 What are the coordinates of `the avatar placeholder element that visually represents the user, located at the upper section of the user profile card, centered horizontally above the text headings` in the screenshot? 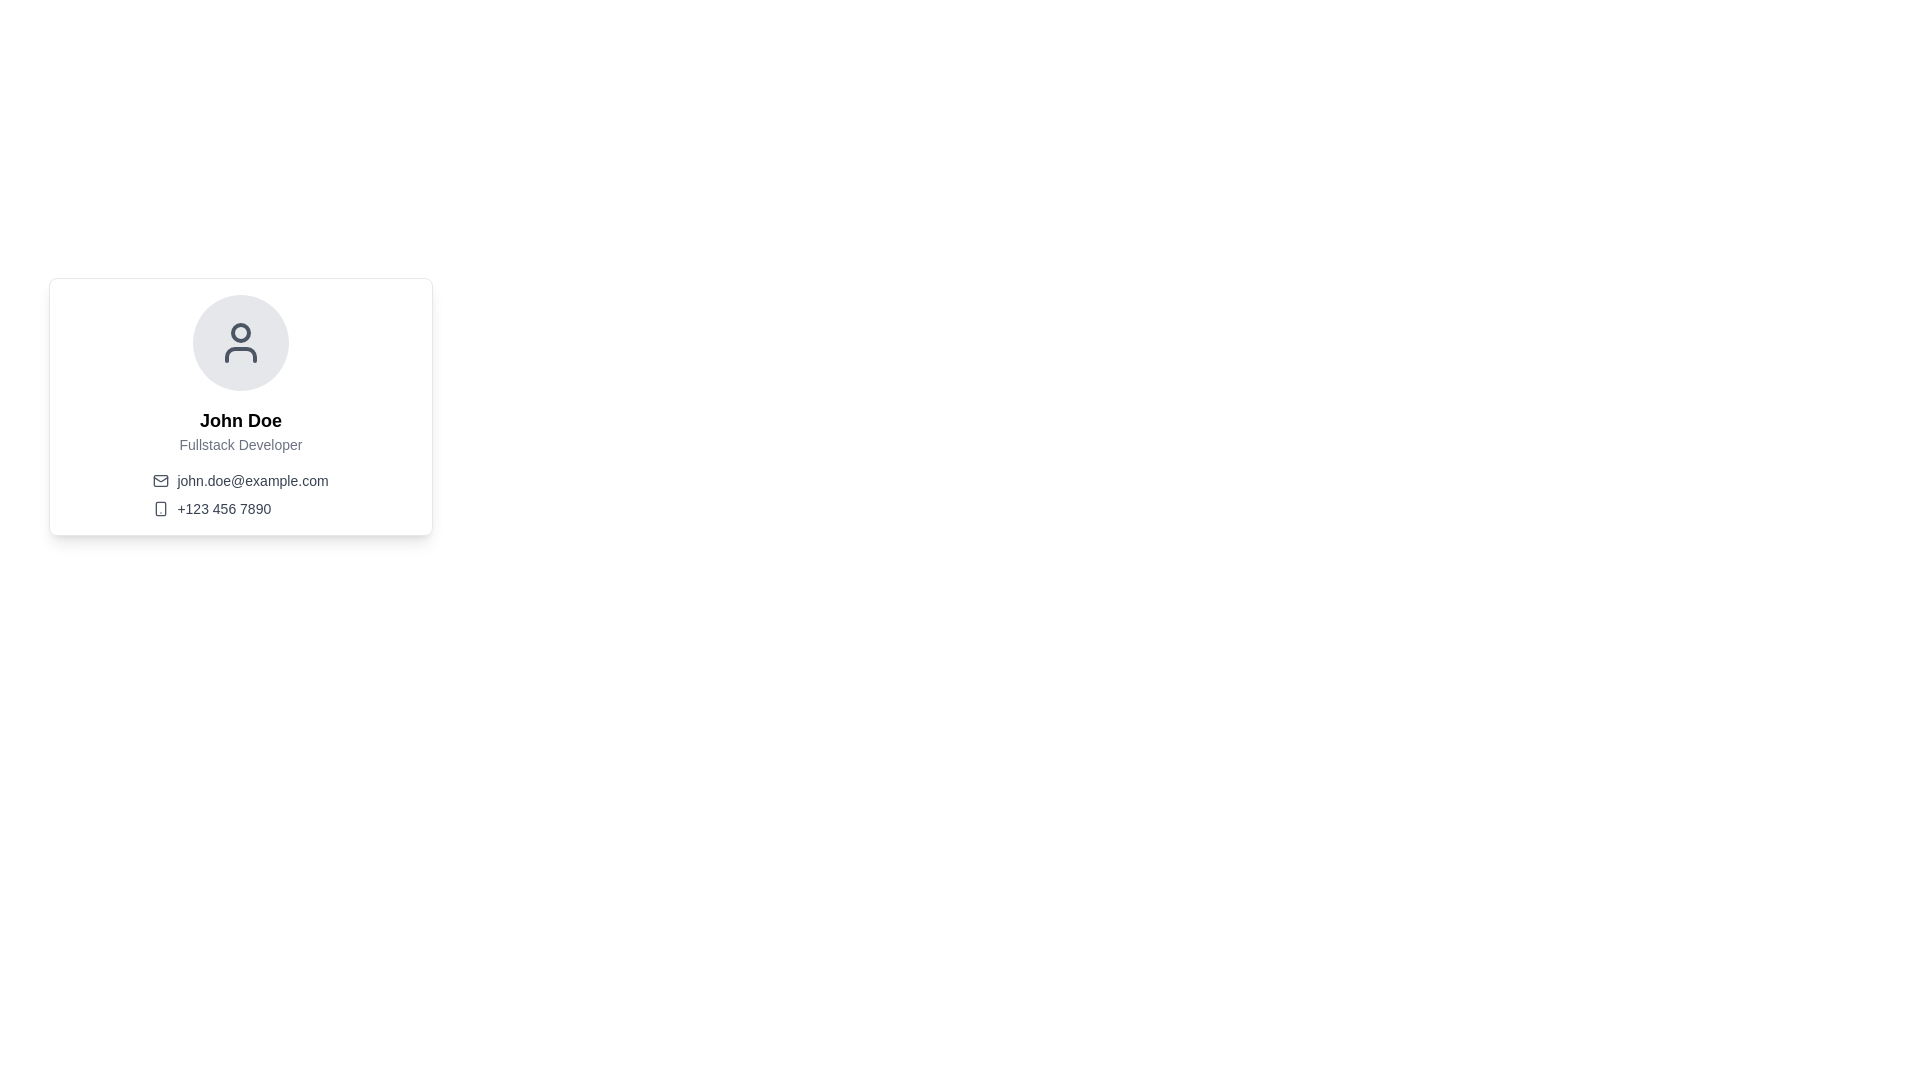 It's located at (240, 342).